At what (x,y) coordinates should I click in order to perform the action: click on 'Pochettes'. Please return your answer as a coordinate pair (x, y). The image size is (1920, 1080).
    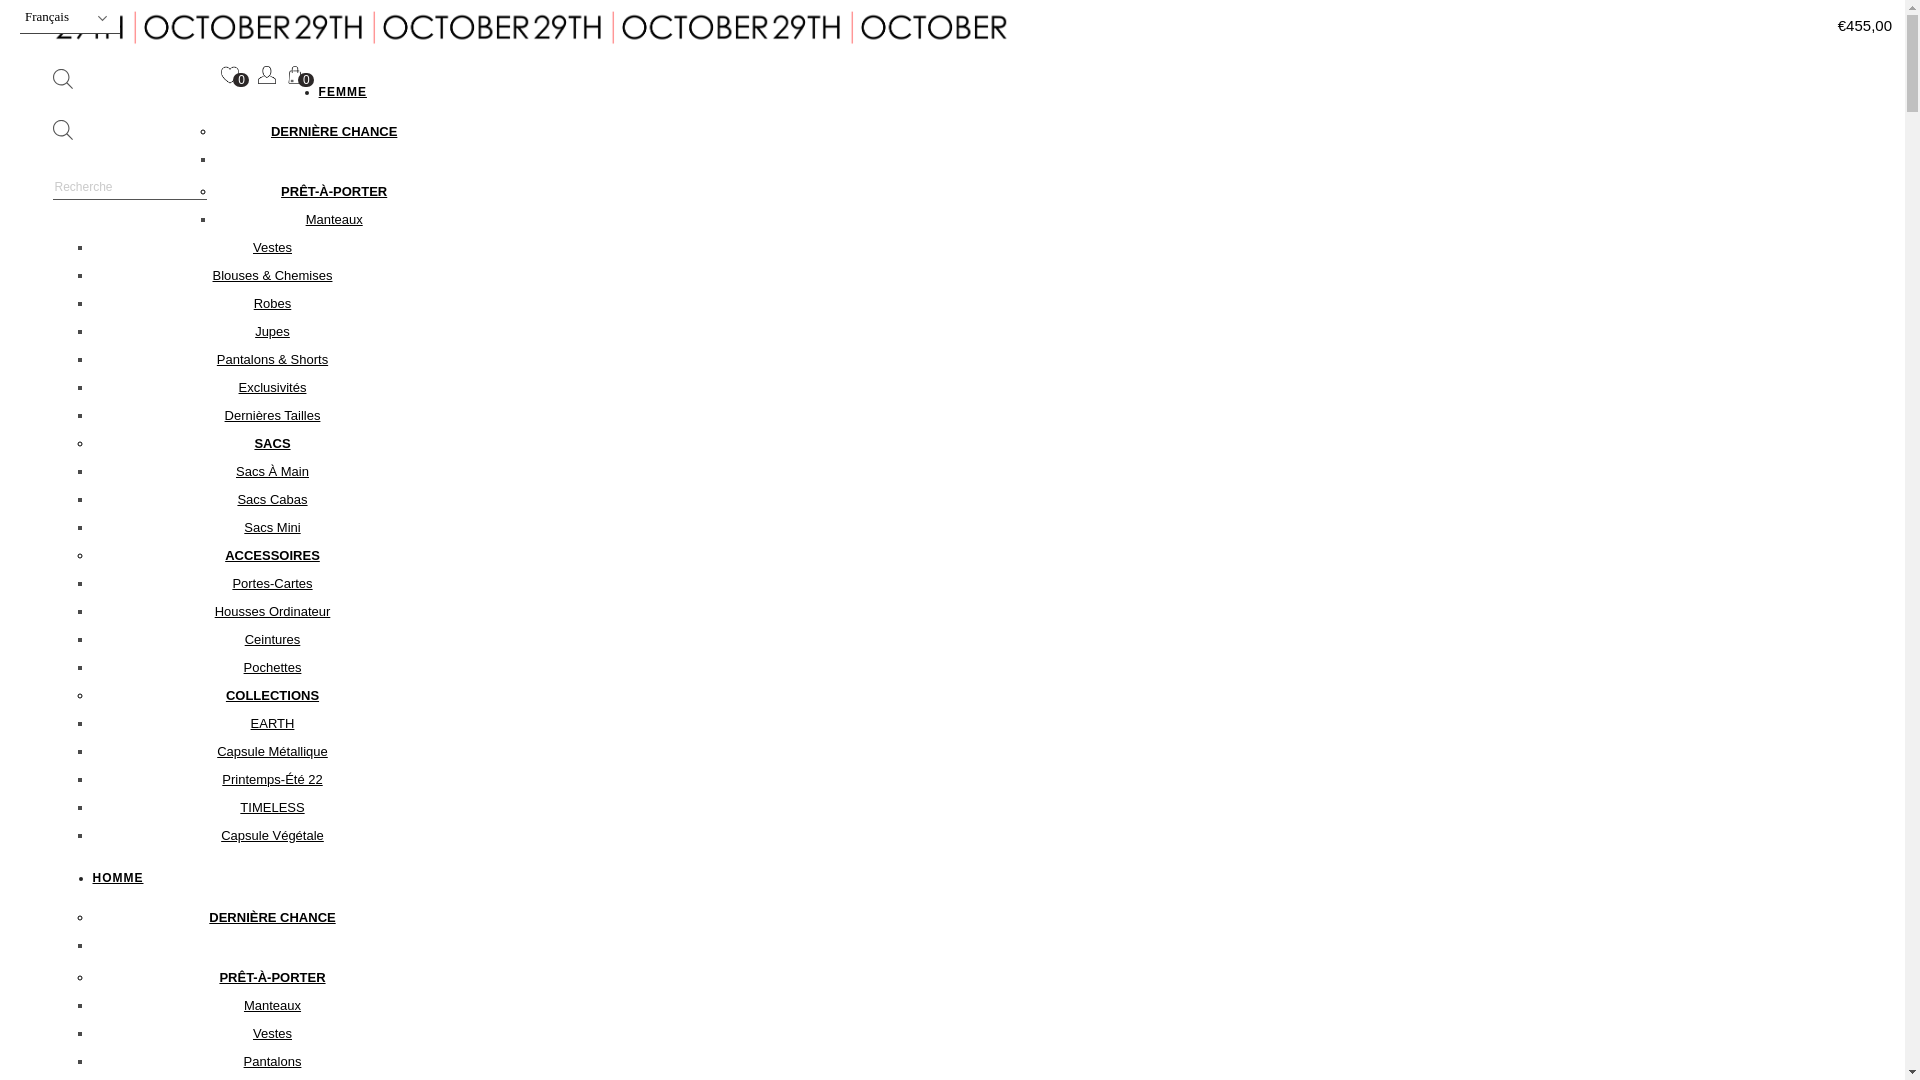
    Looking at the image, I should click on (272, 667).